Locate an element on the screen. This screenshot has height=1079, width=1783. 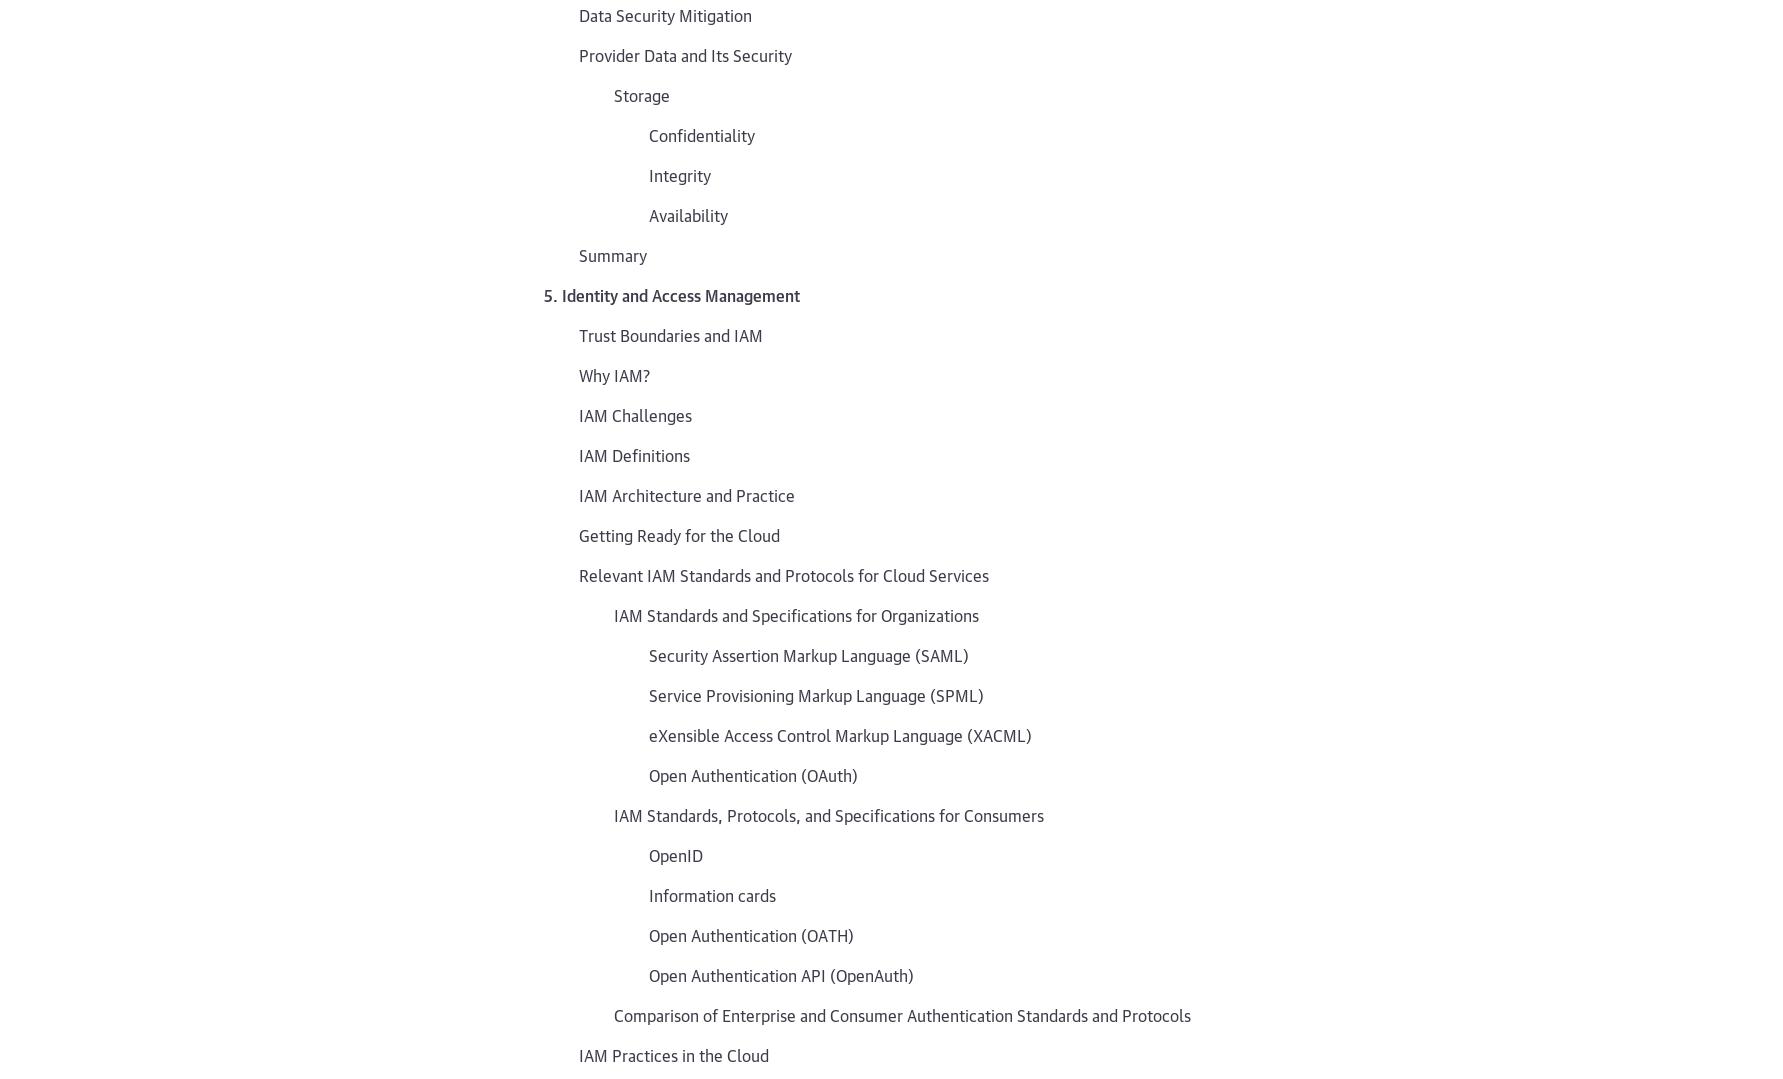
'IAM Challenges' is located at coordinates (577, 413).